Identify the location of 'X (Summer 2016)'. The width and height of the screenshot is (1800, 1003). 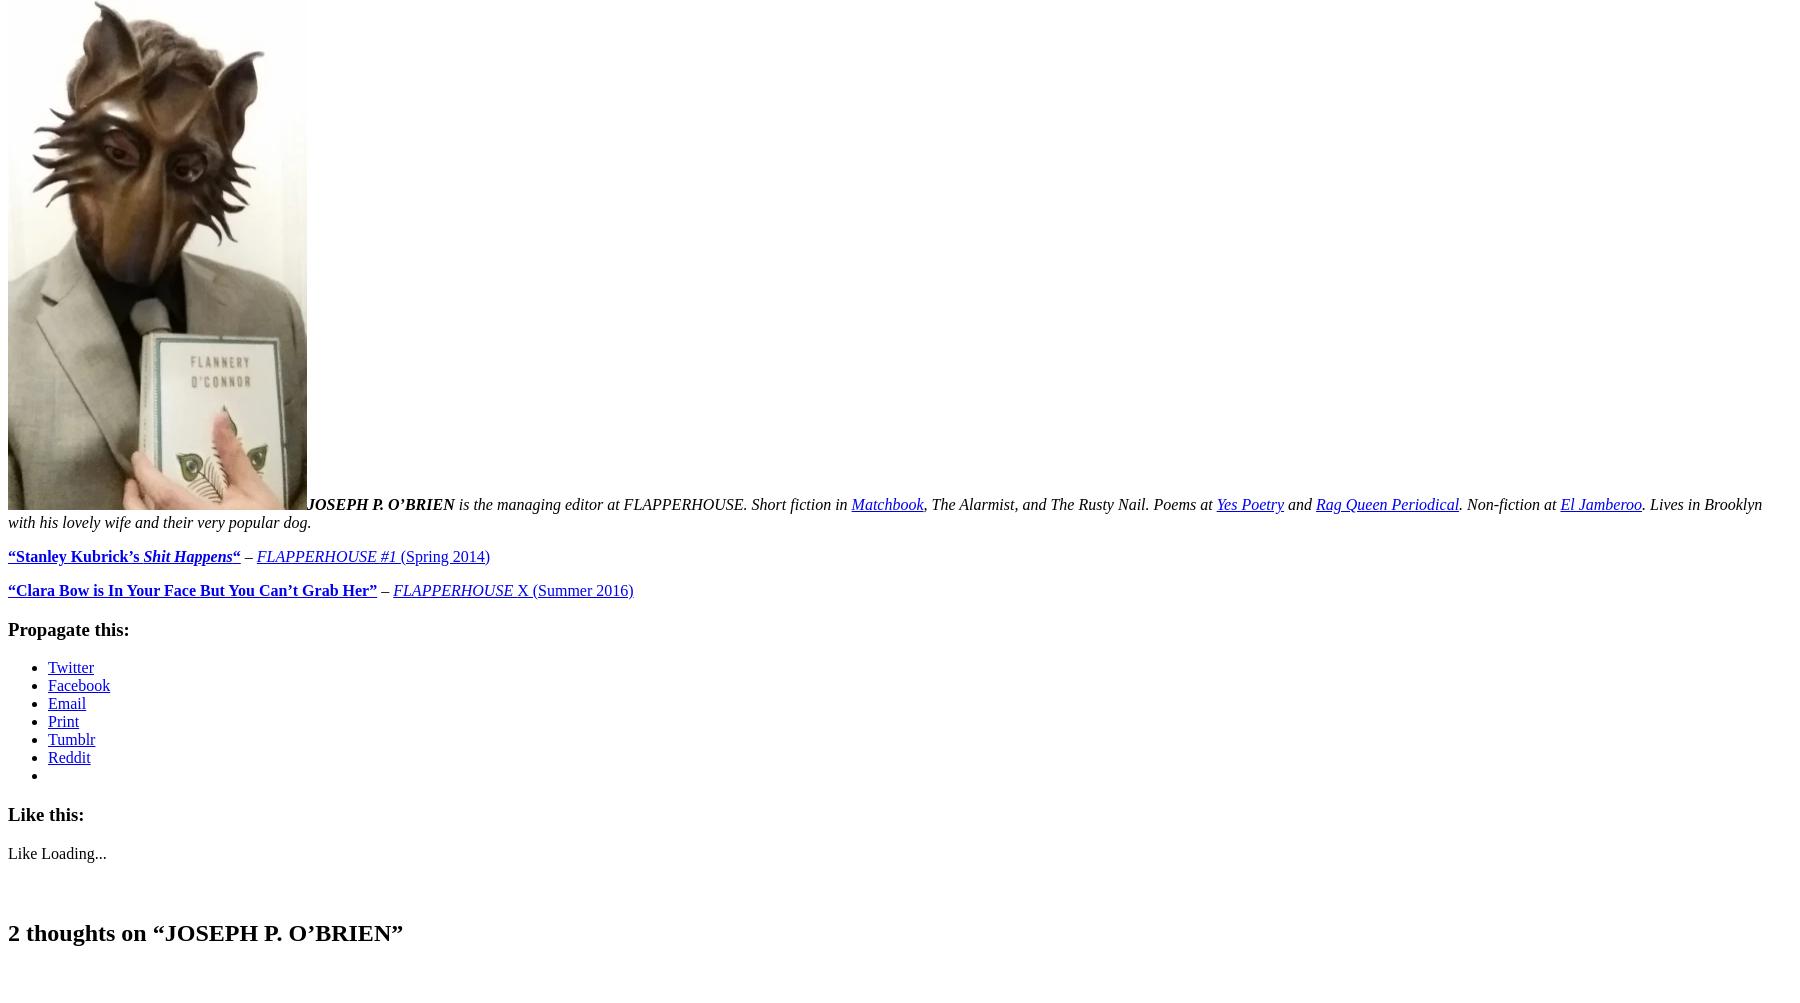
(574, 588).